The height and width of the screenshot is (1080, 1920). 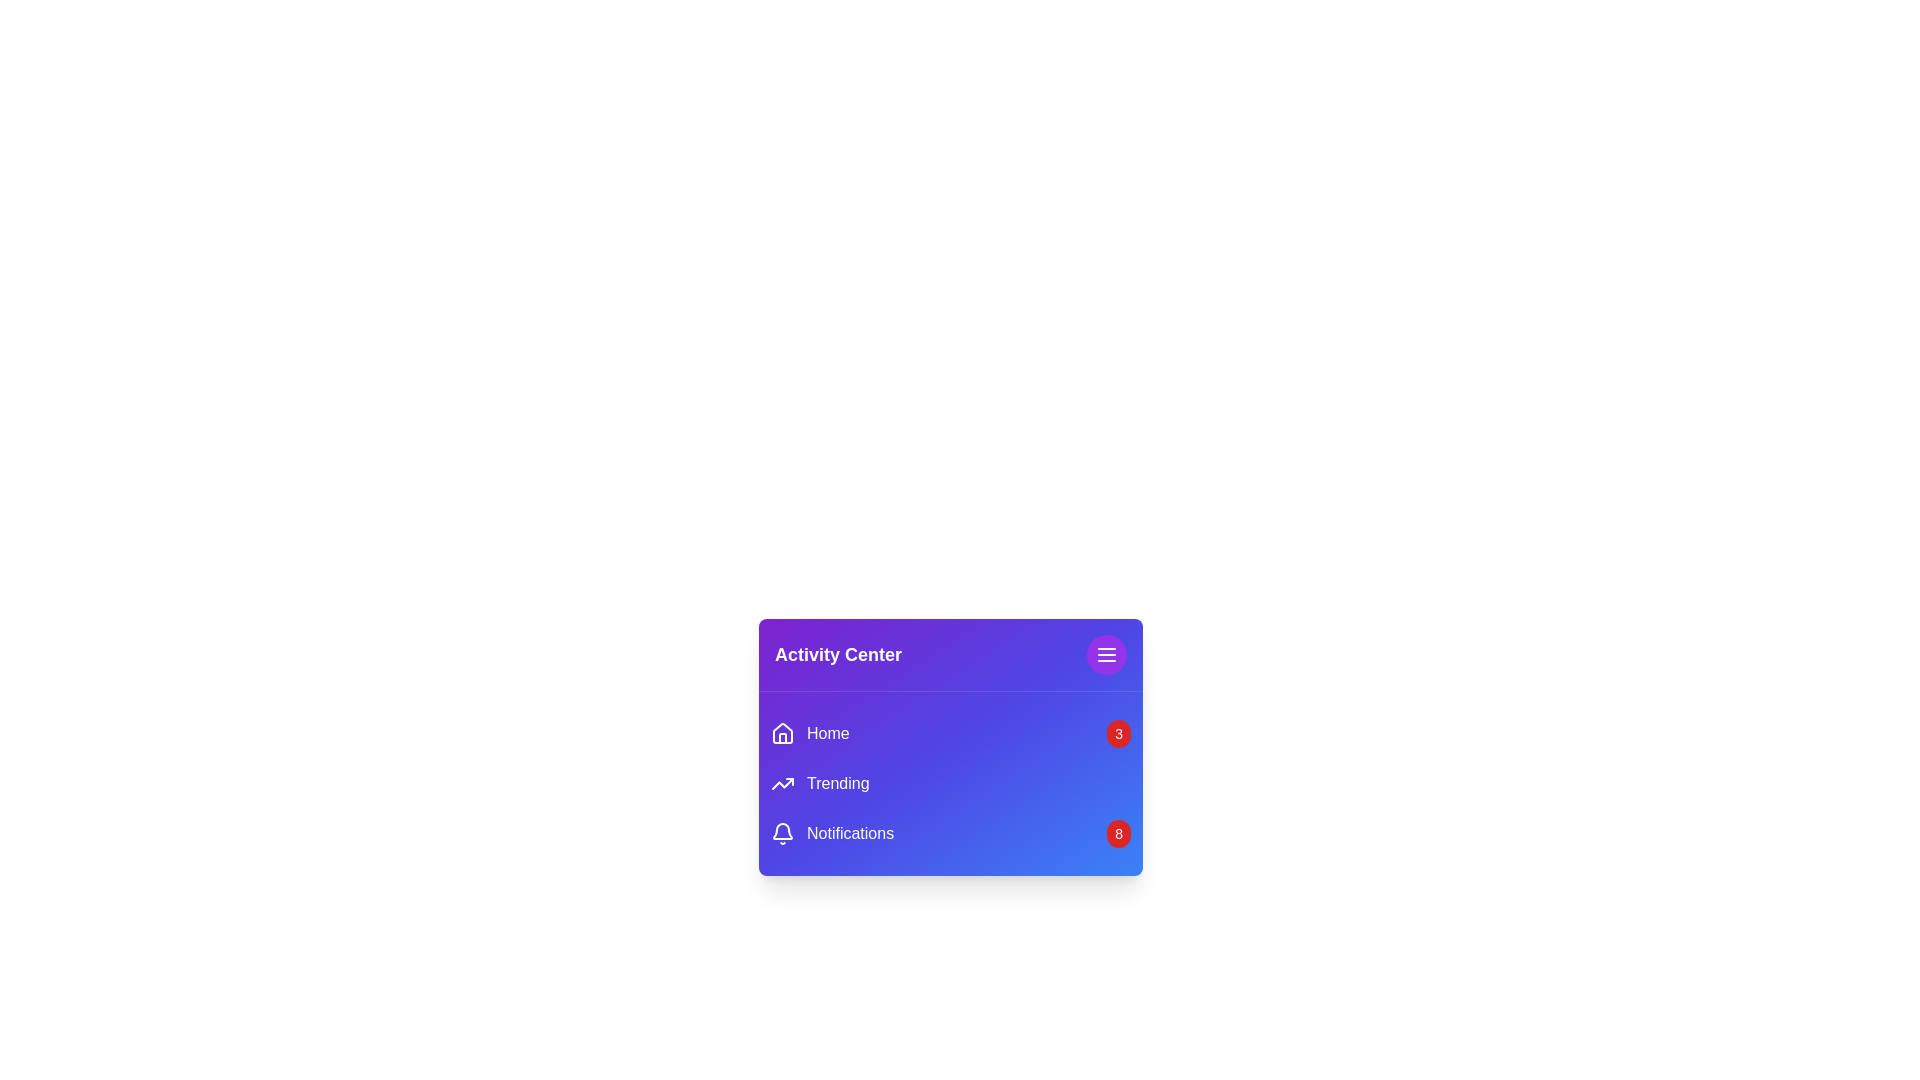 What do you see at coordinates (1117, 733) in the screenshot?
I see `the notification badge for Home` at bounding box center [1117, 733].